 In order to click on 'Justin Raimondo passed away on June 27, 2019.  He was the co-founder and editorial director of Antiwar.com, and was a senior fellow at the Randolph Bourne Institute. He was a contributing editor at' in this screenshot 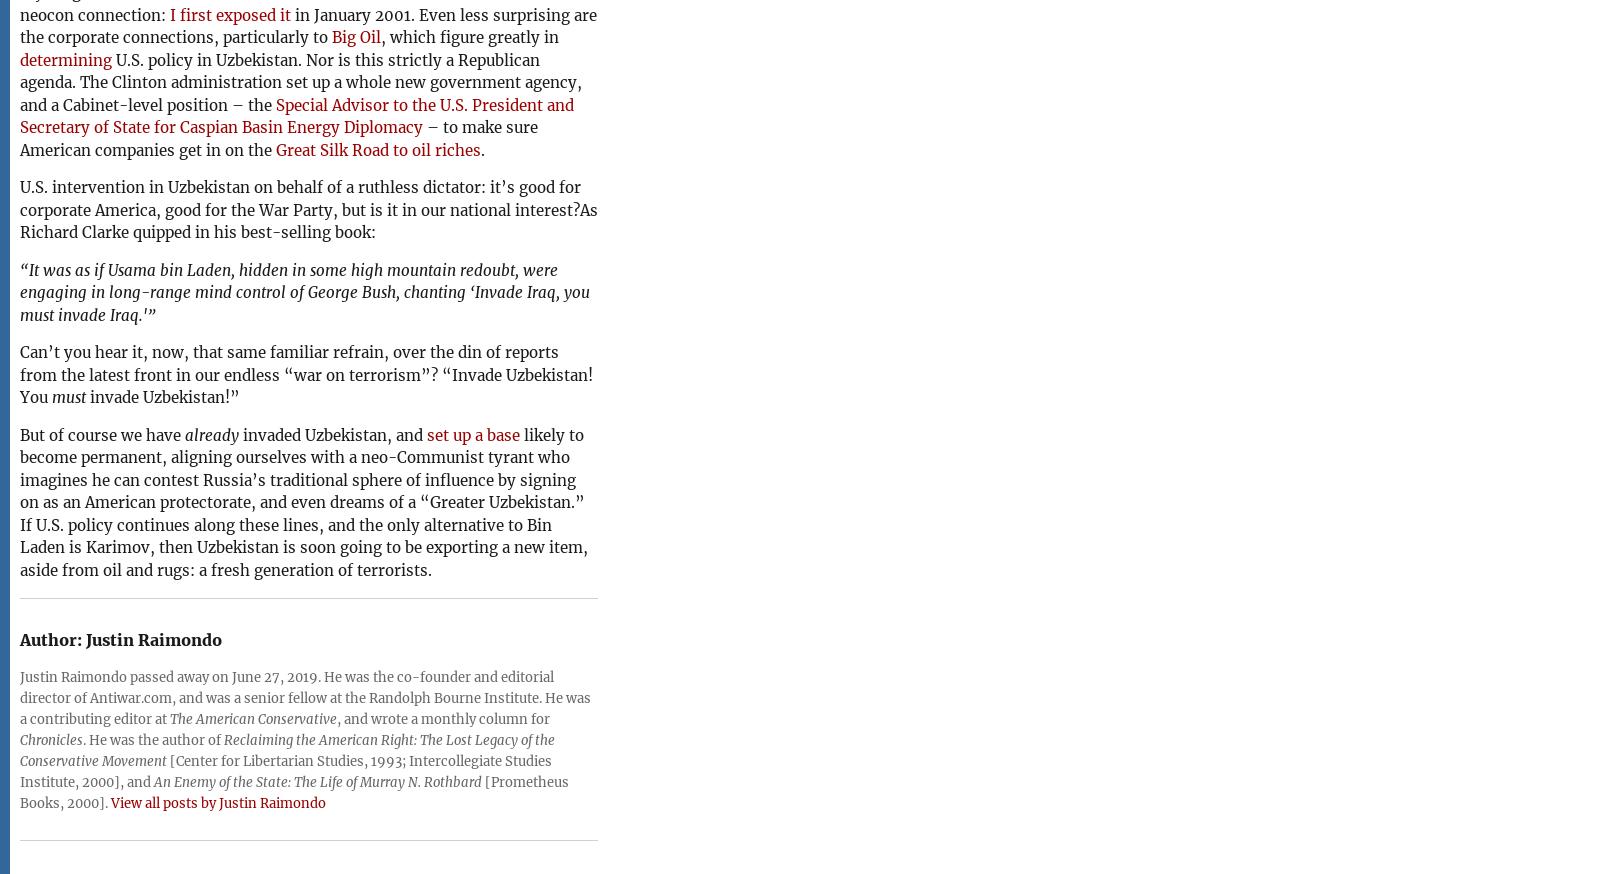, I will do `click(305, 697)`.